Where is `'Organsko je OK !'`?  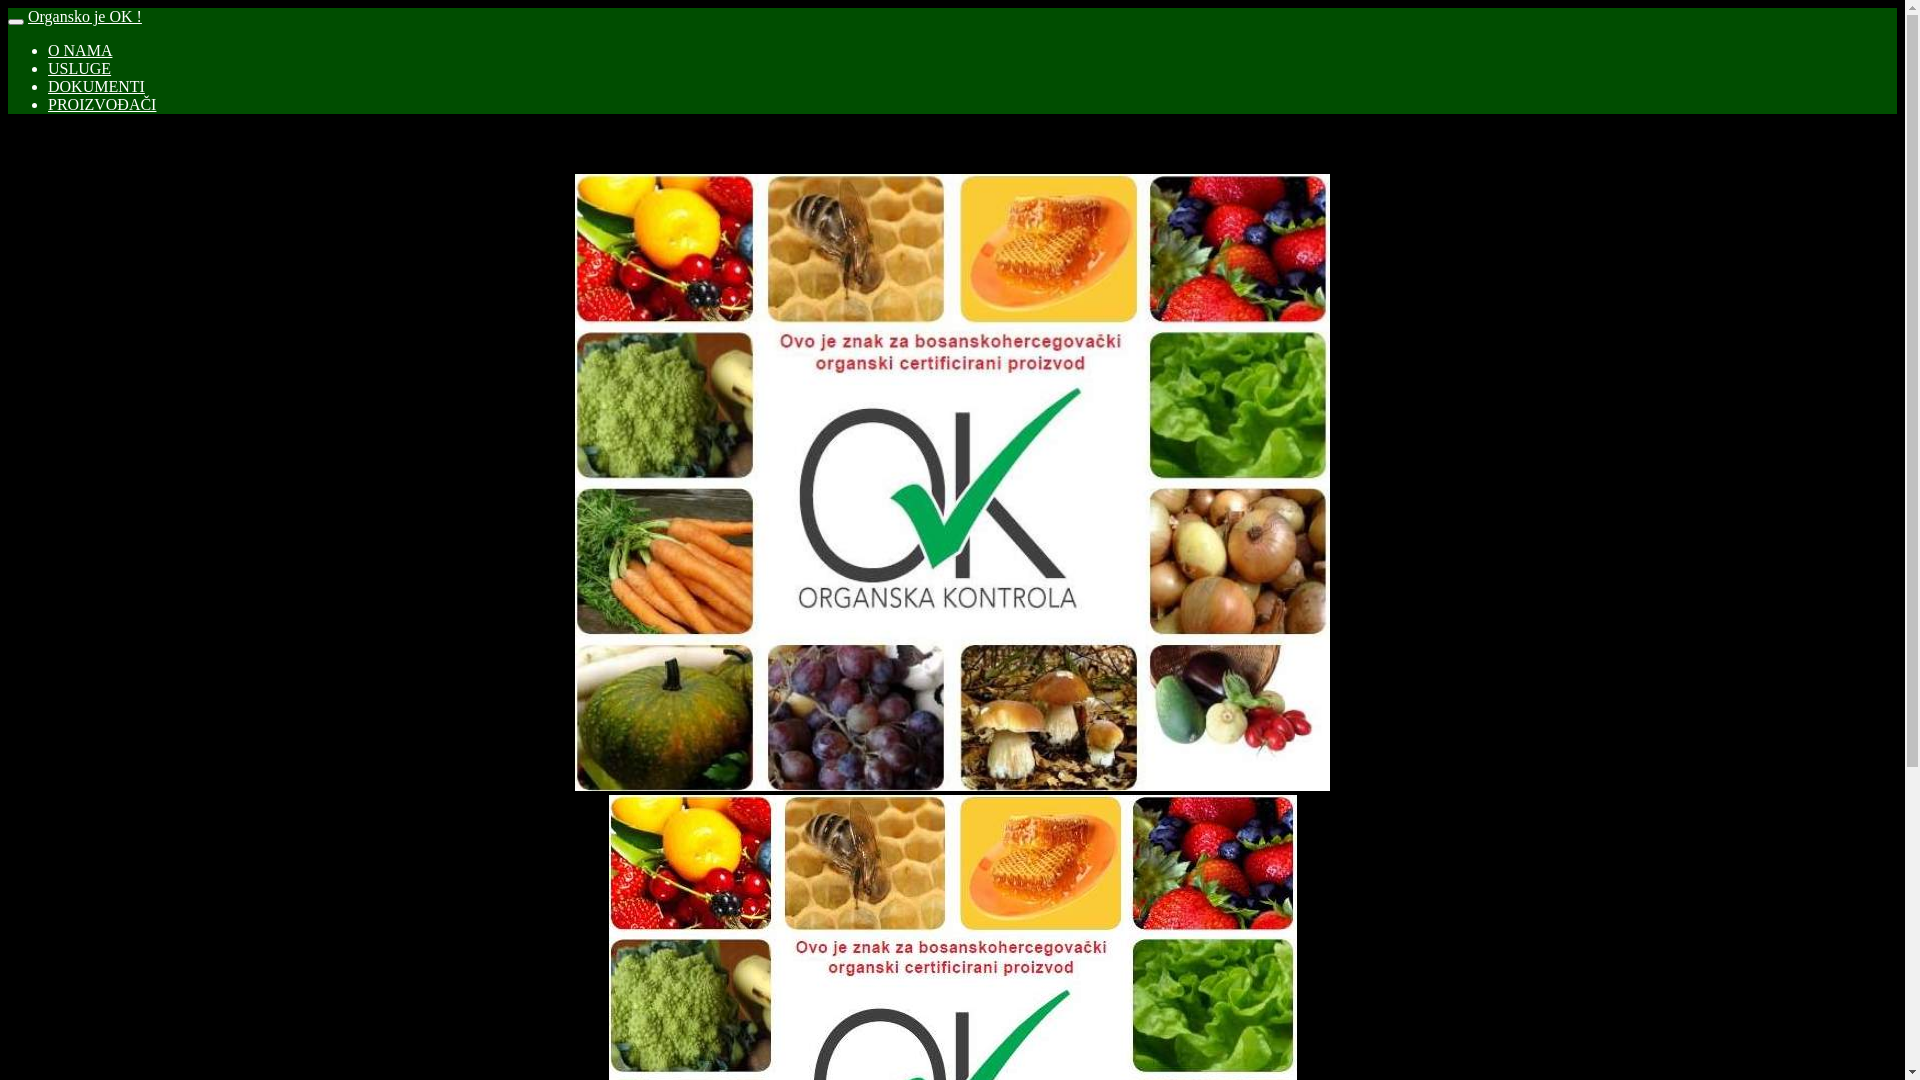
'Organsko je OK !' is located at coordinates (84, 16).